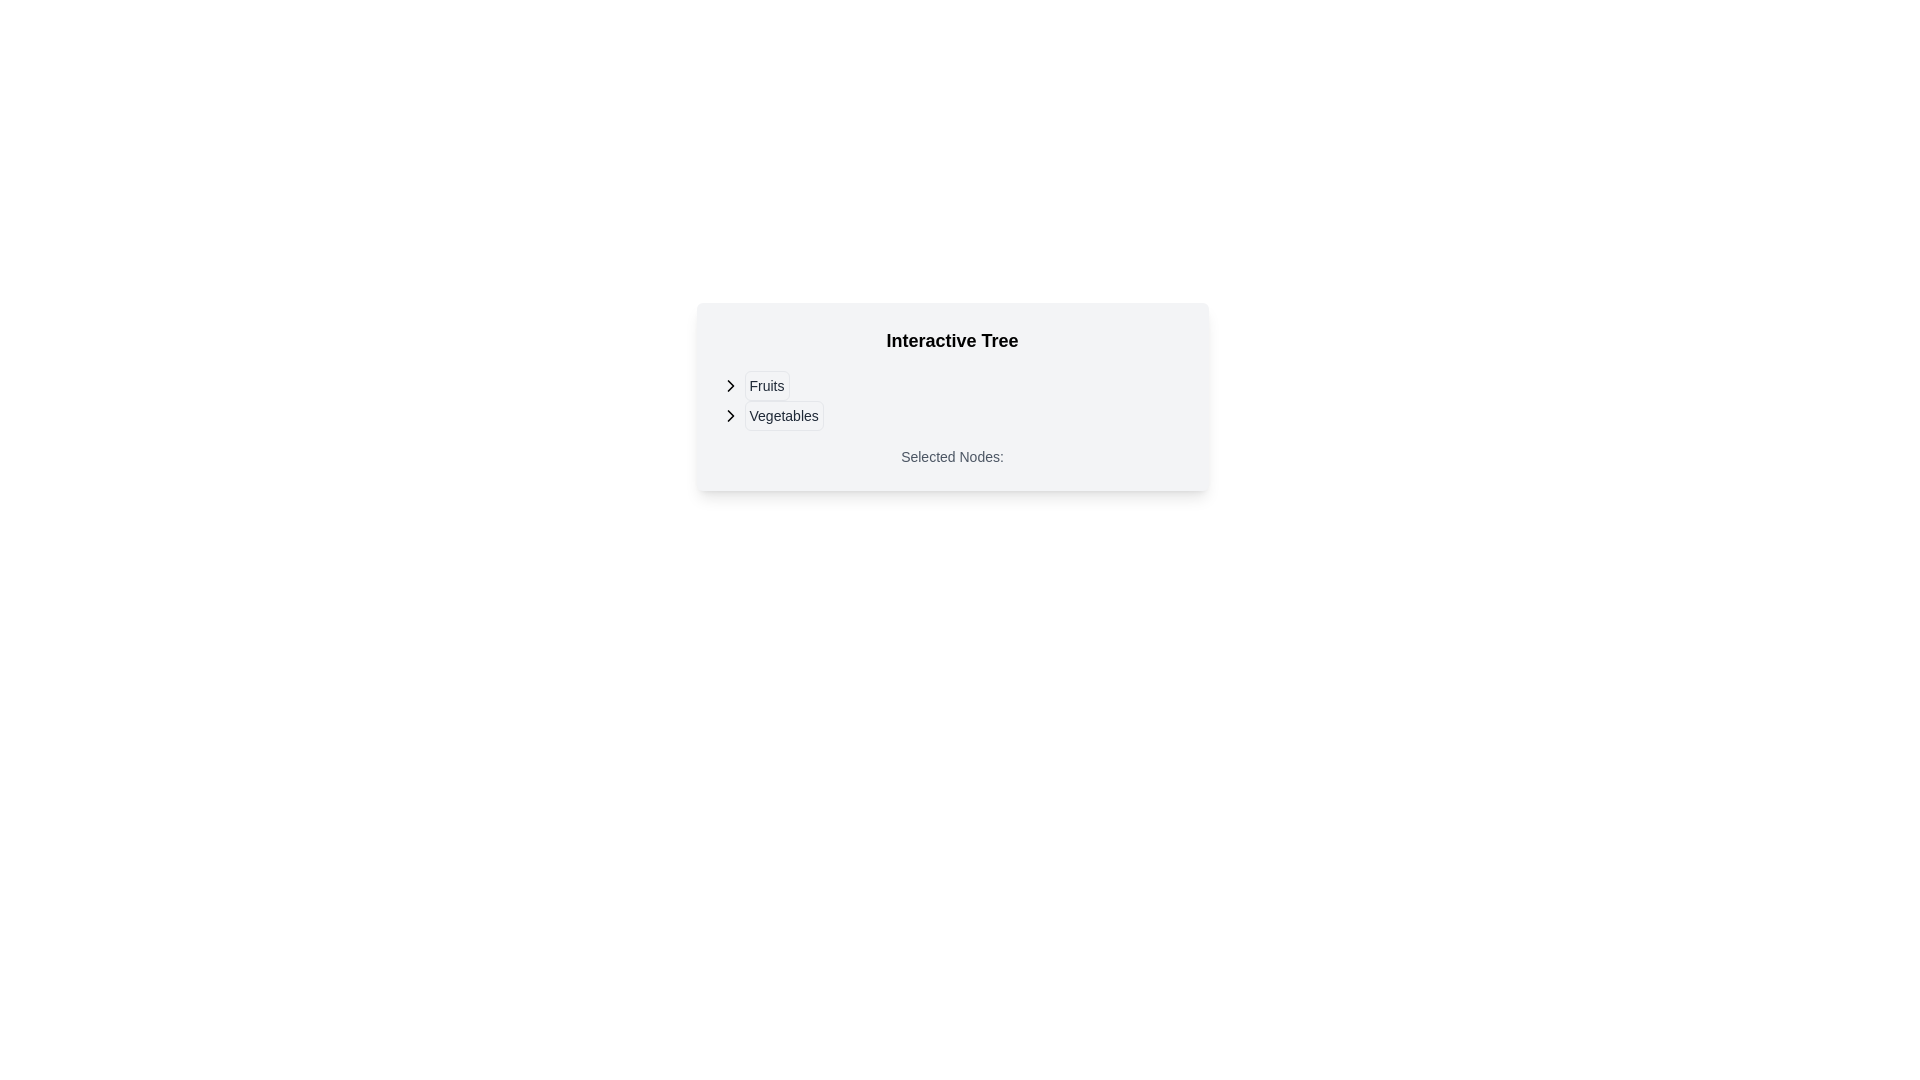 The width and height of the screenshot is (1920, 1080). Describe the element at coordinates (766, 385) in the screenshot. I see `the text label displaying 'Fruits'` at that location.